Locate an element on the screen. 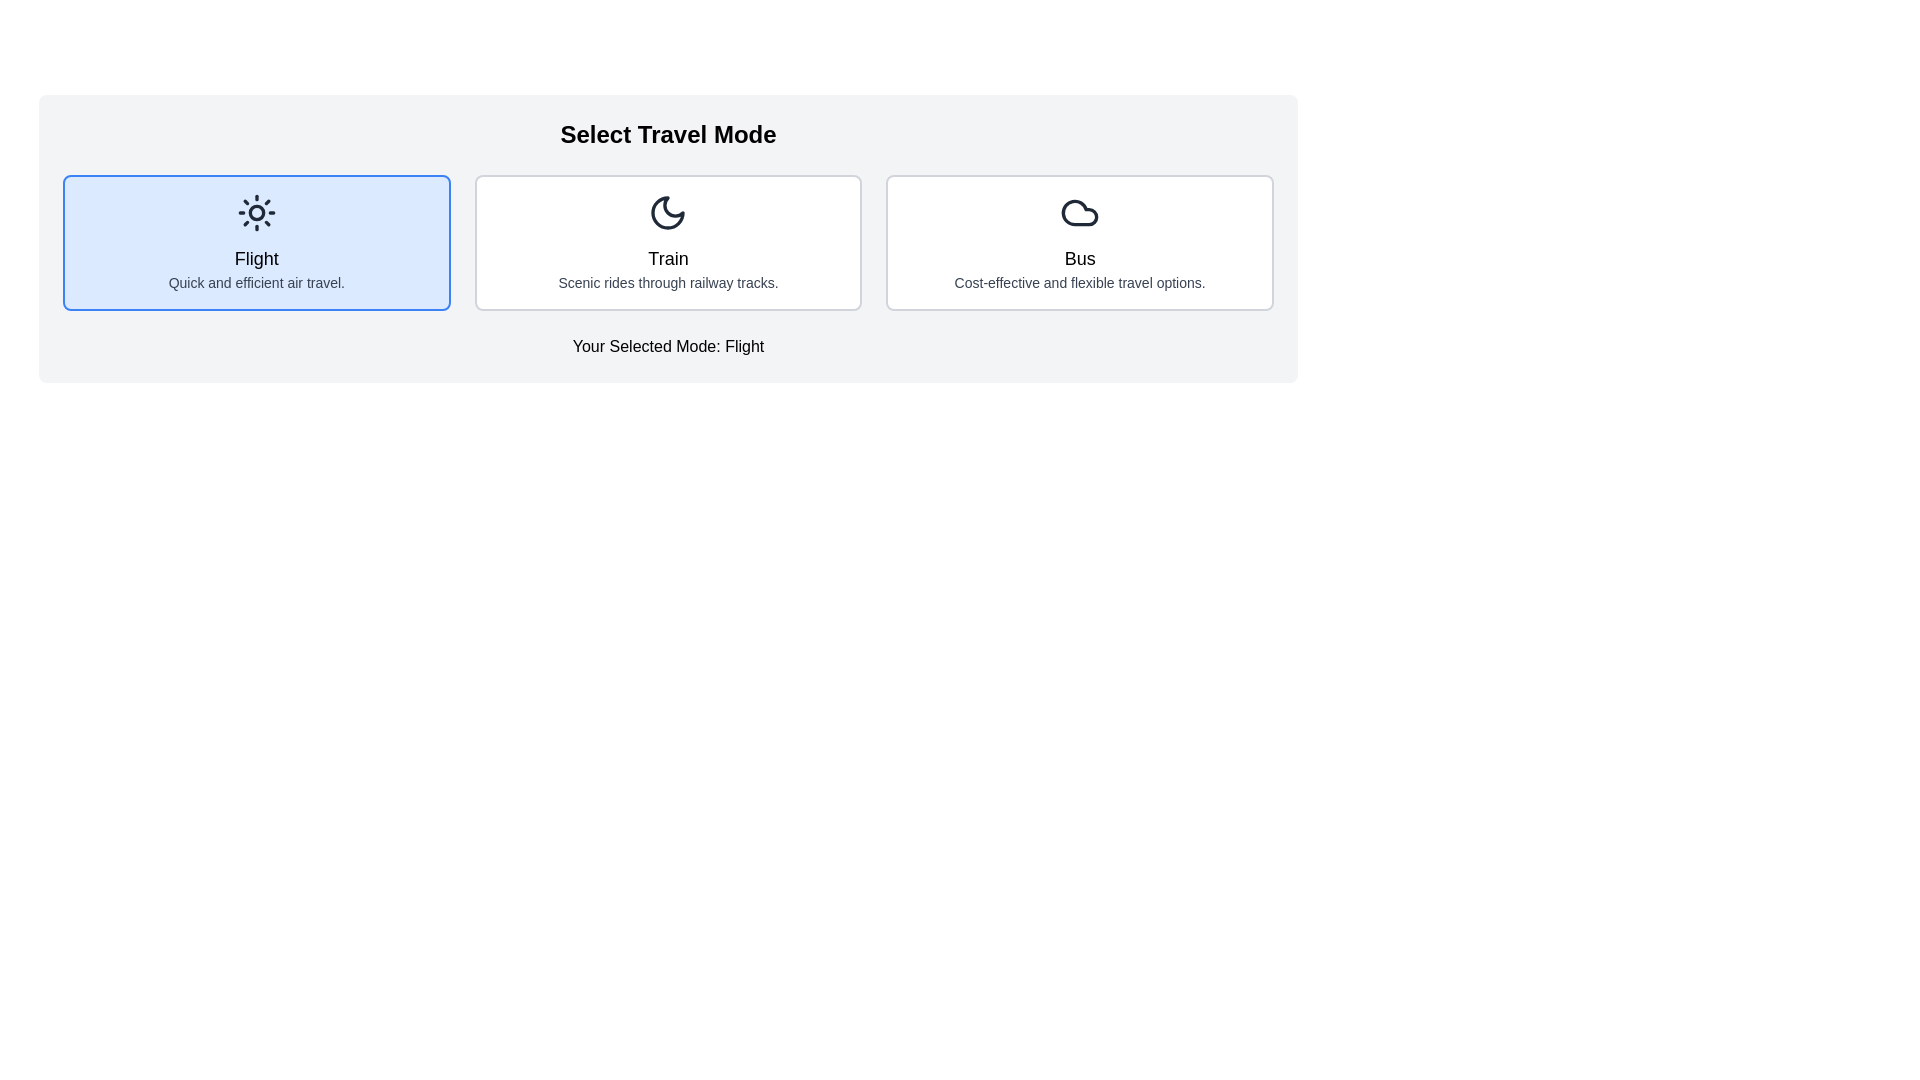 This screenshot has width=1920, height=1080. the text label reading 'Train', which is the second selectable option in a horizontal layout of cards, positioned below a crescent moon icon and above the subtitle 'Scenic rides through railway tracks' is located at coordinates (668, 257).